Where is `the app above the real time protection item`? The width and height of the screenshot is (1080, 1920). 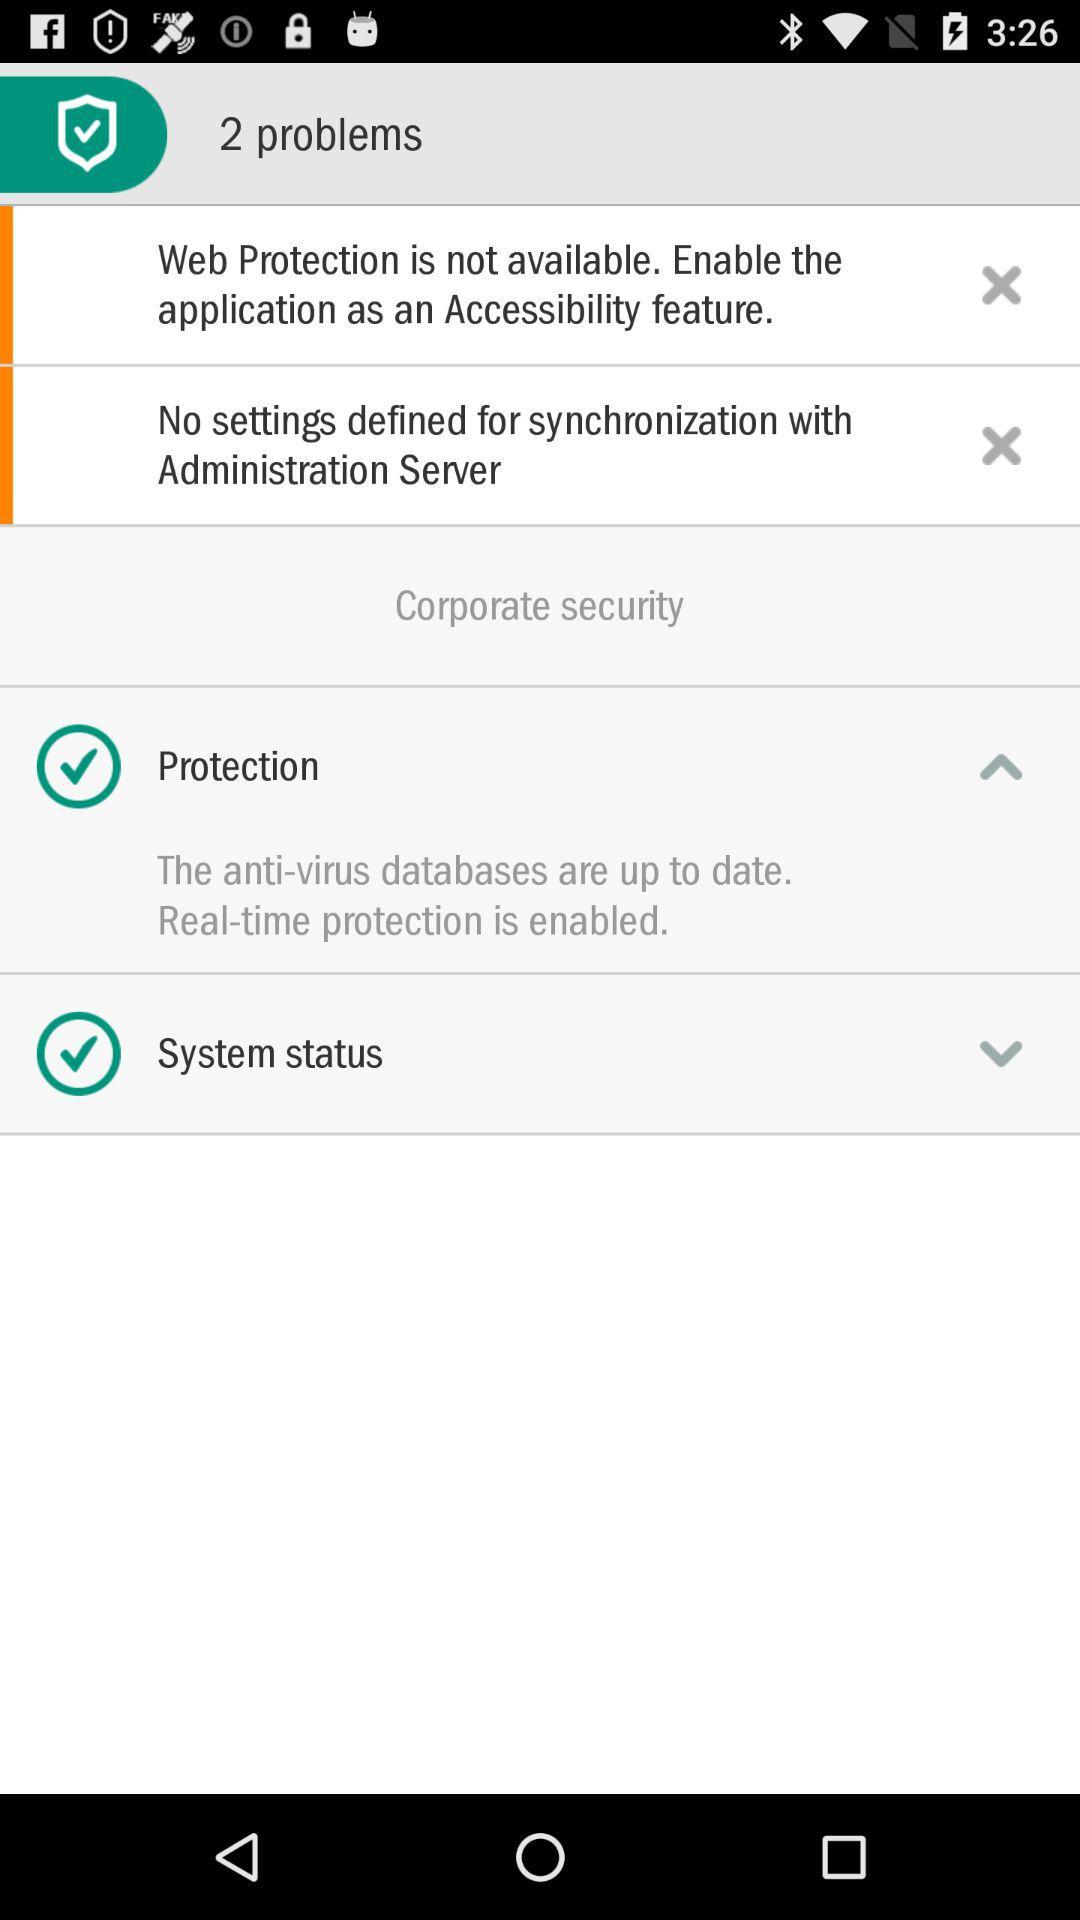
the app above the real time protection item is located at coordinates (540, 870).